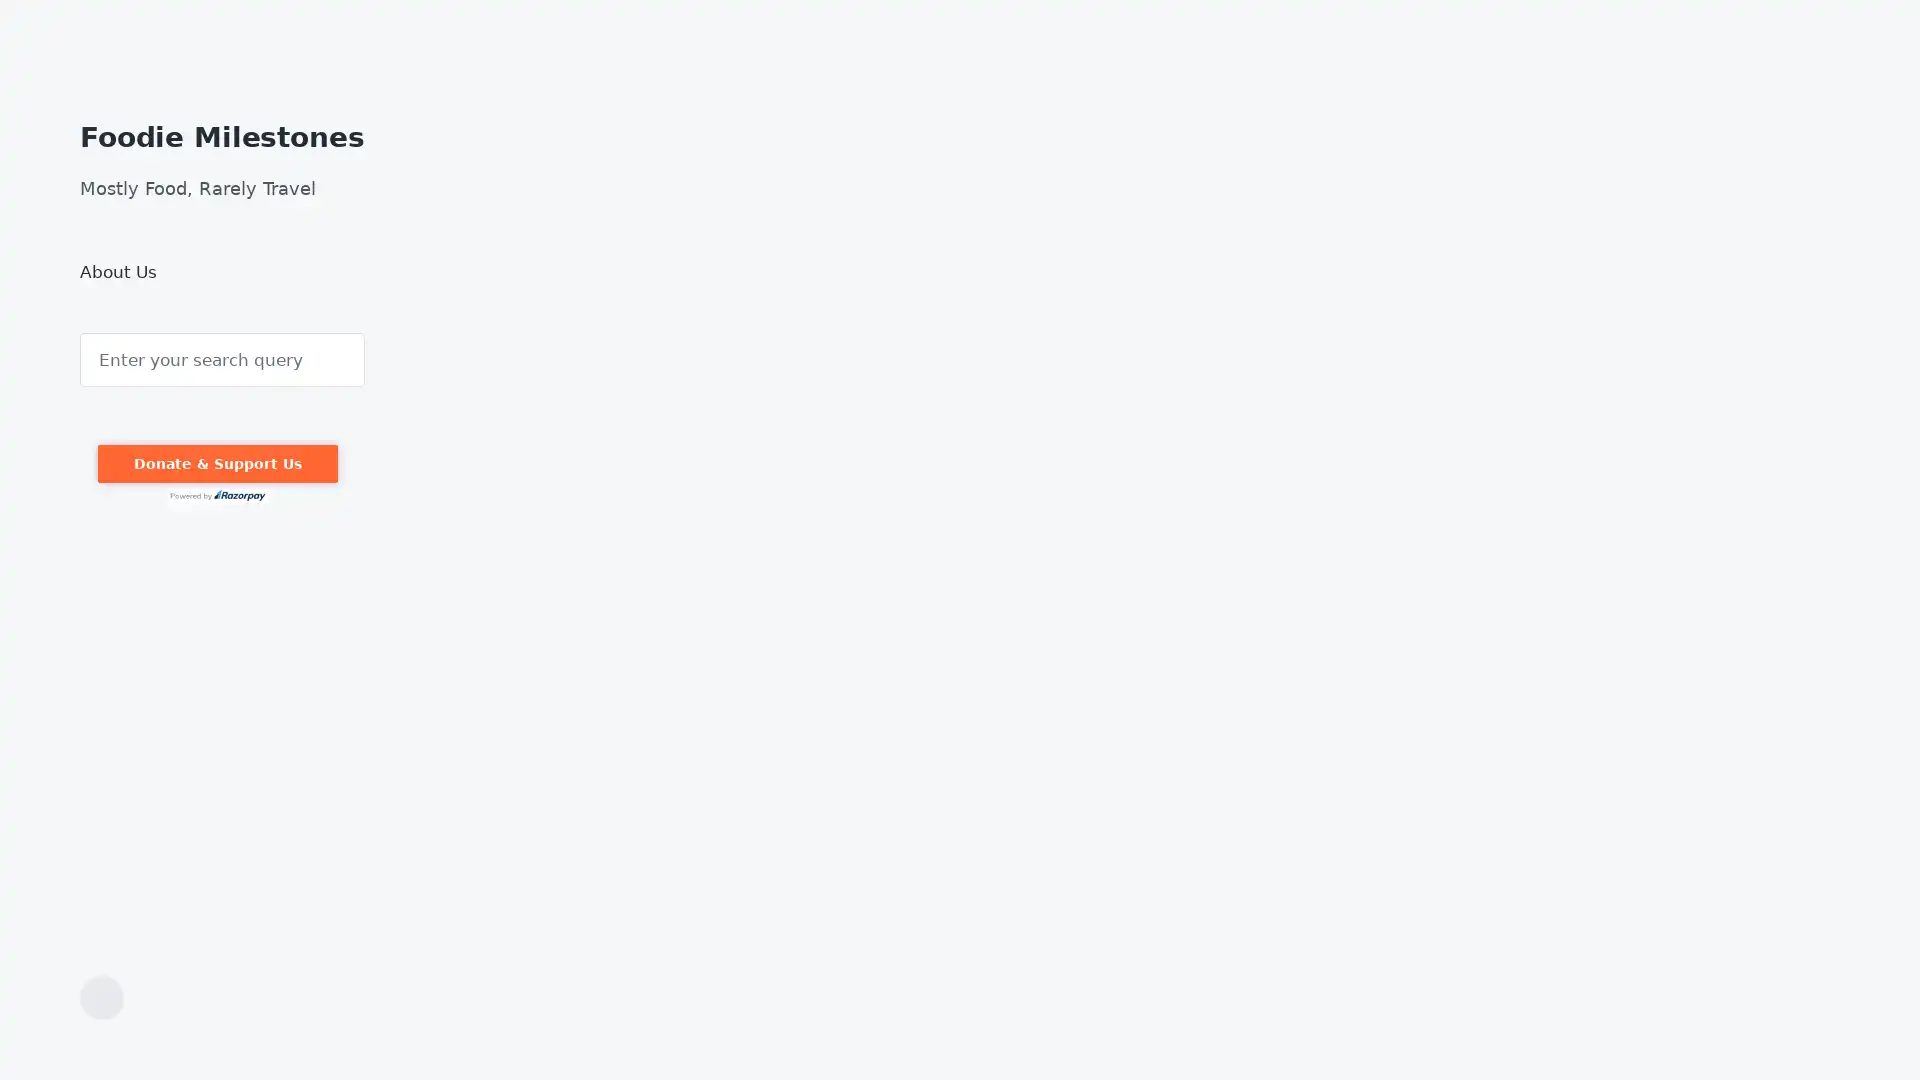 The height and width of the screenshot is (1080, 1920). What do you see at coordinates (100, 998) in the screenshot?
I see `Toggle the search field` at bounding box center [100, 998].